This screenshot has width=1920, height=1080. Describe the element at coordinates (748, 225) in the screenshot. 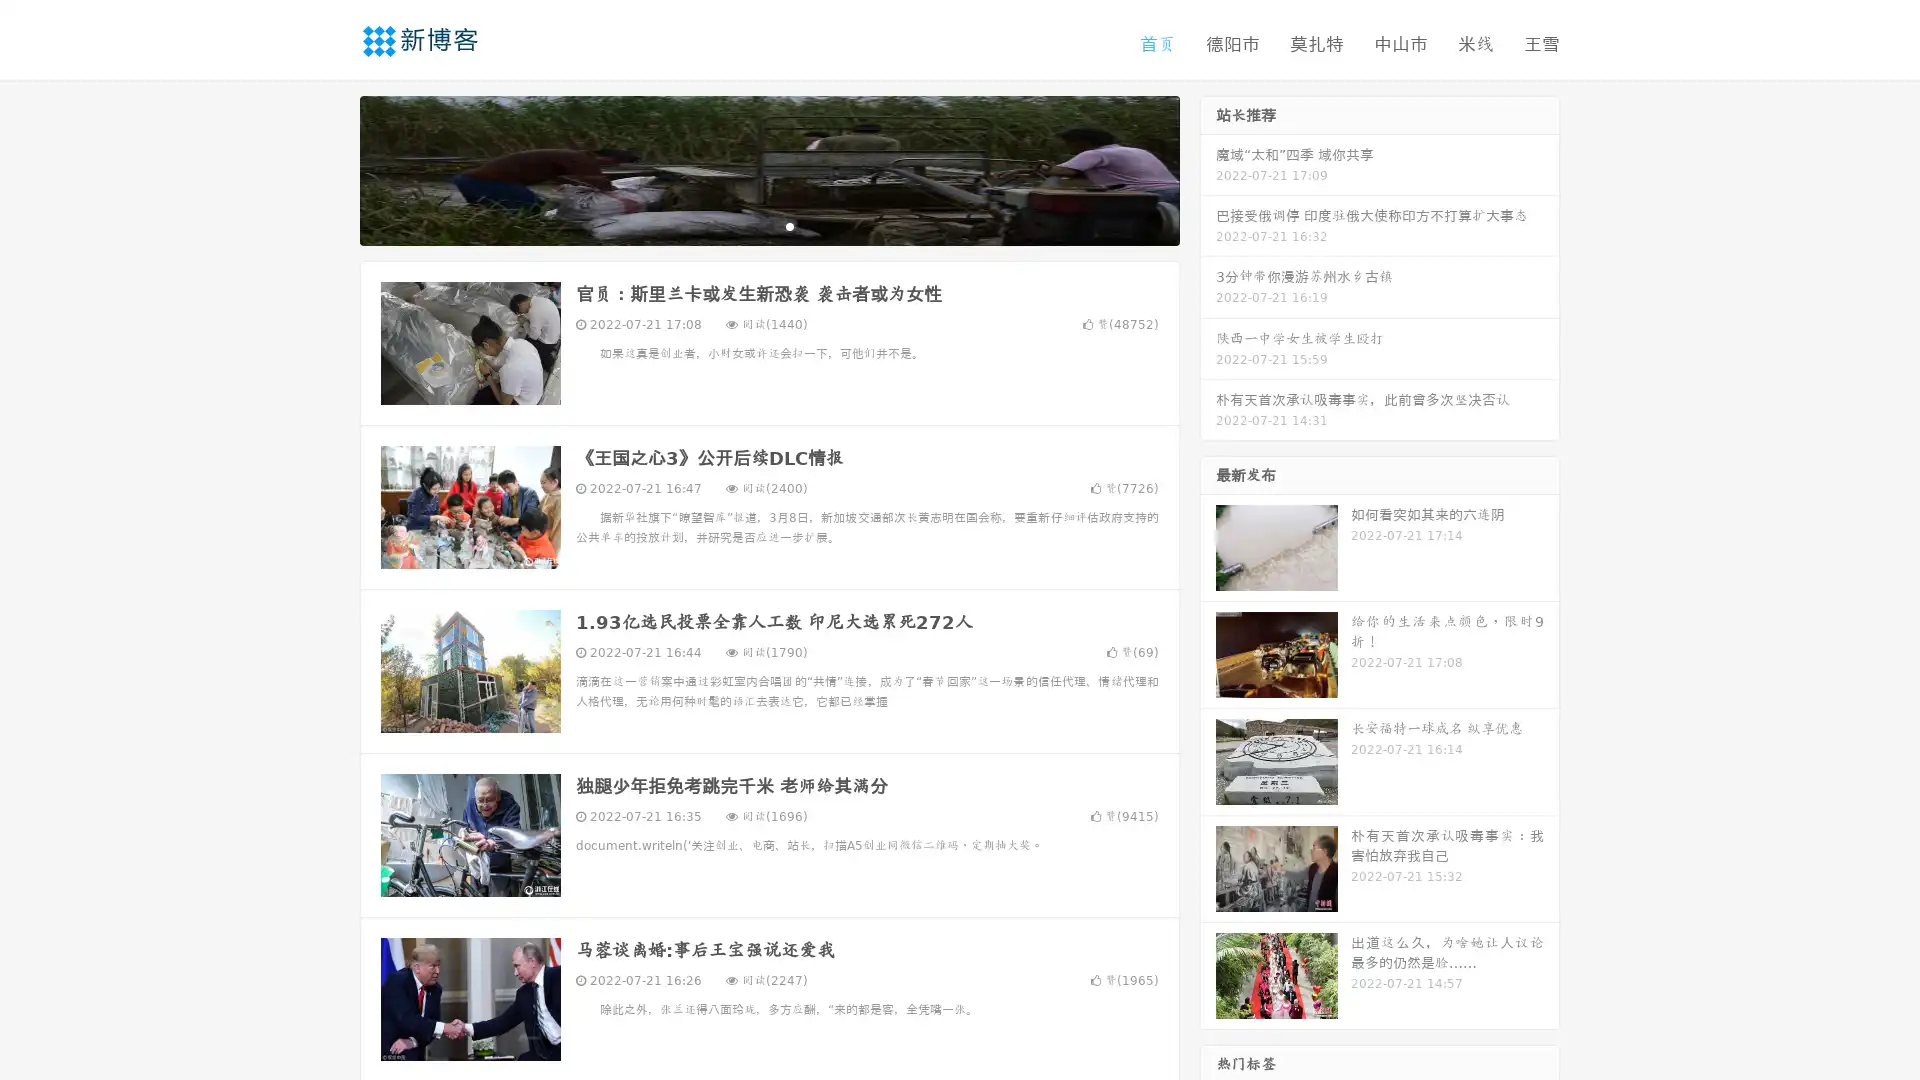

I see `Go to slide 1` at that location.